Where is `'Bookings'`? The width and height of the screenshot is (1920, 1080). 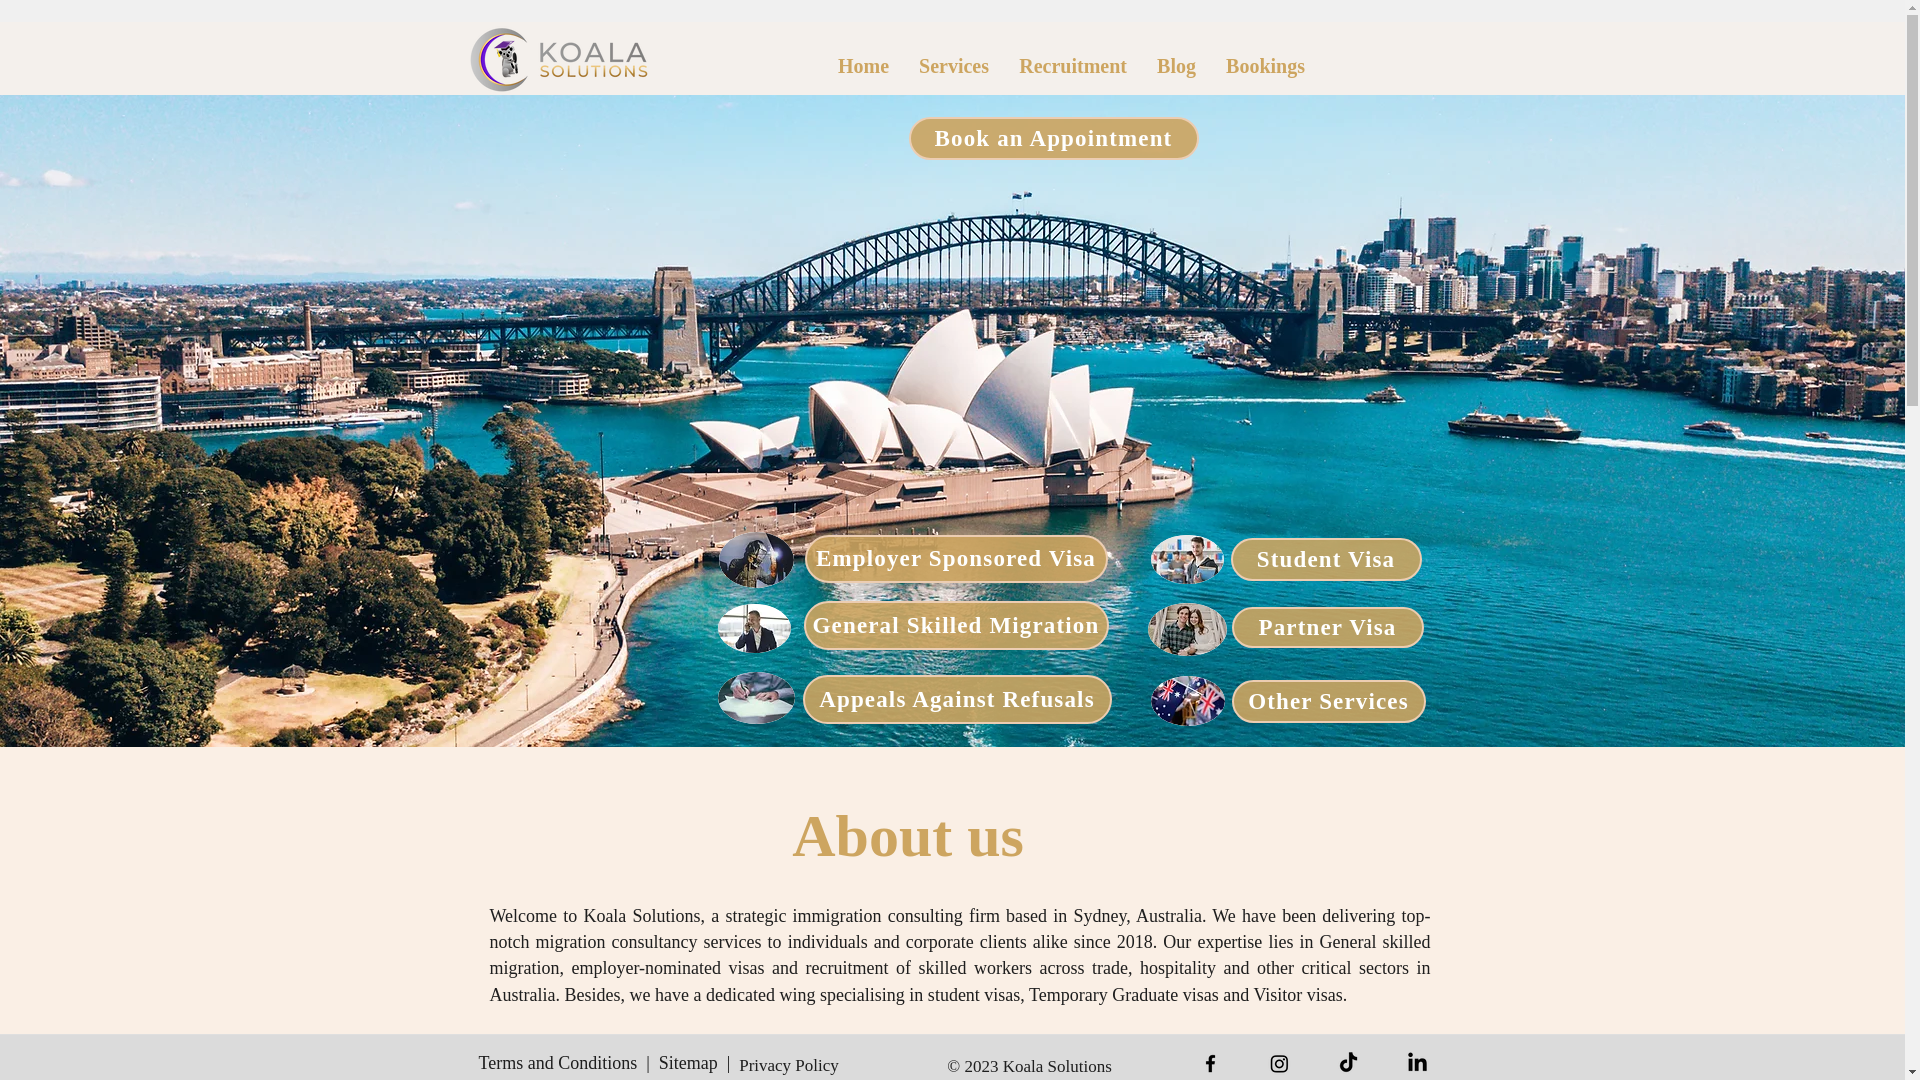
'Bookings' is located at coordinates (1264, 65).